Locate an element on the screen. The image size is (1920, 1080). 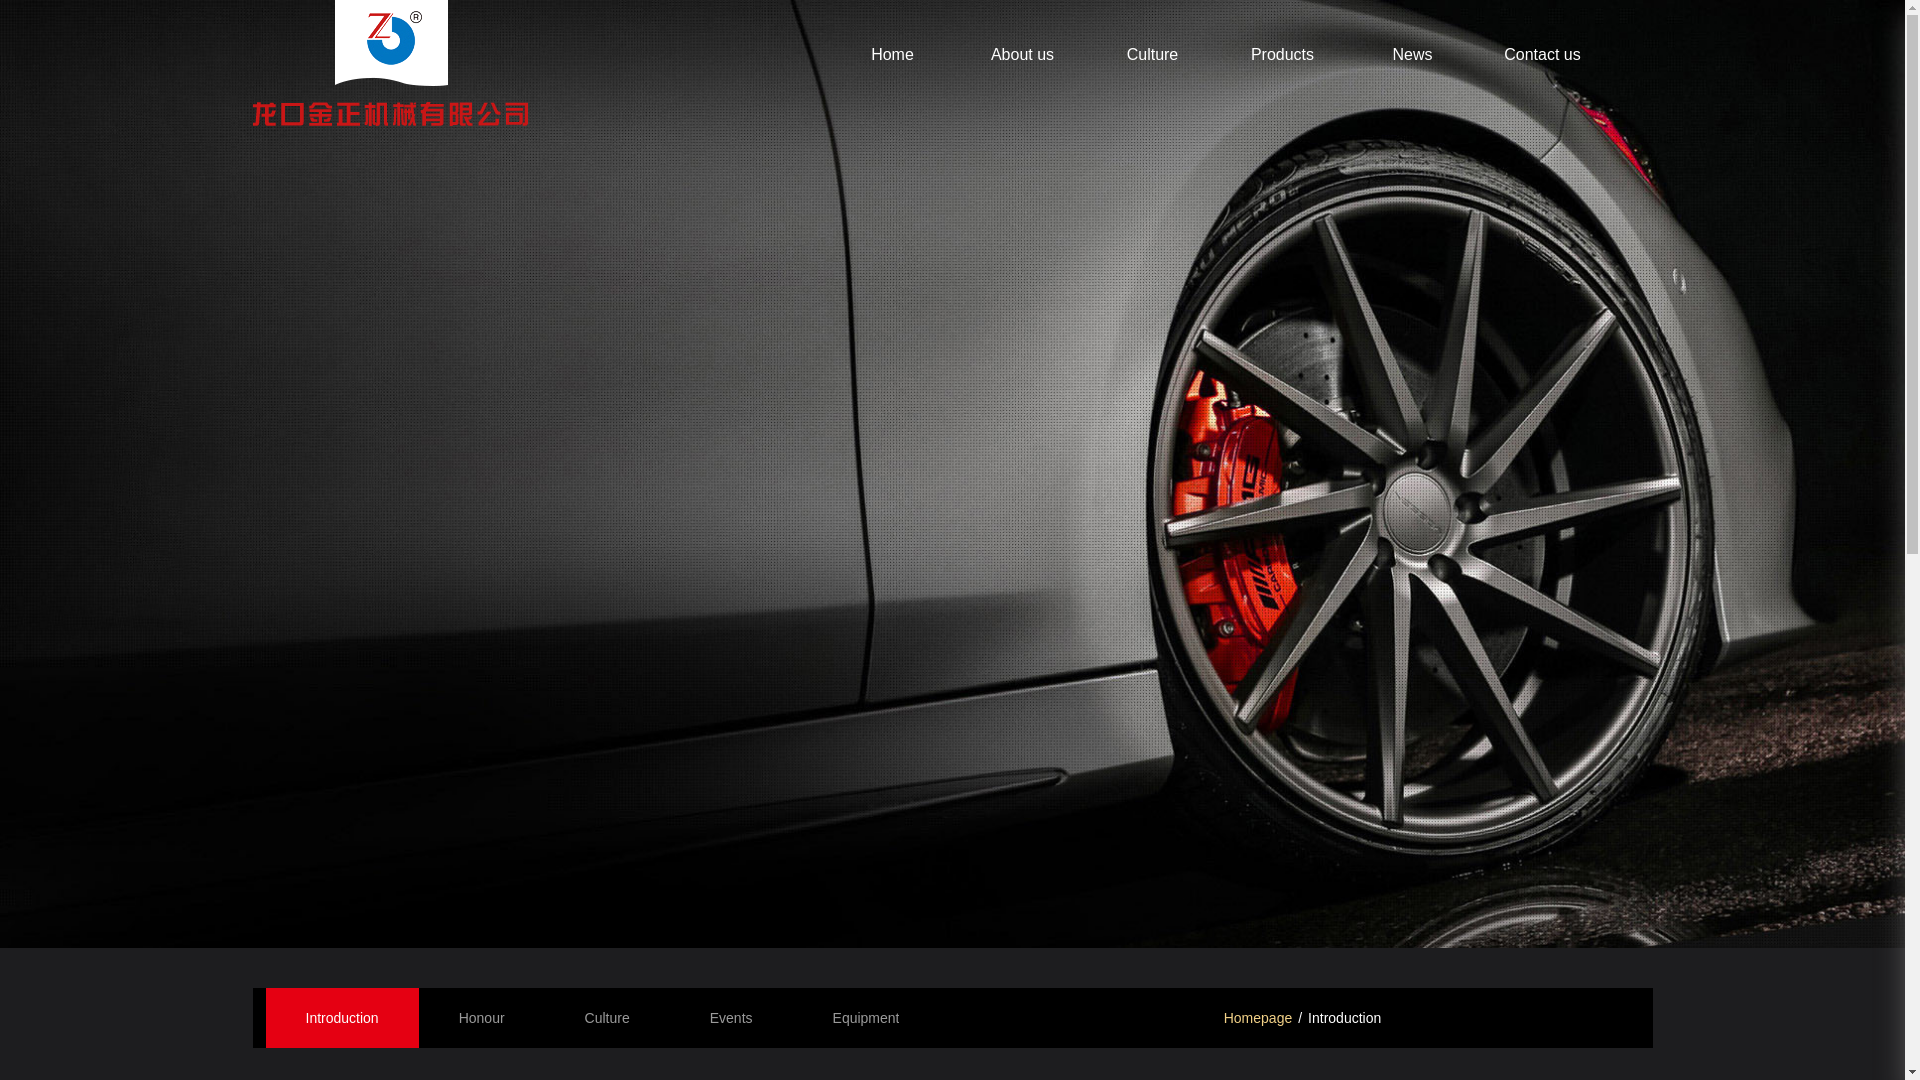
'Culture' is located at coordinates (606, 1018).